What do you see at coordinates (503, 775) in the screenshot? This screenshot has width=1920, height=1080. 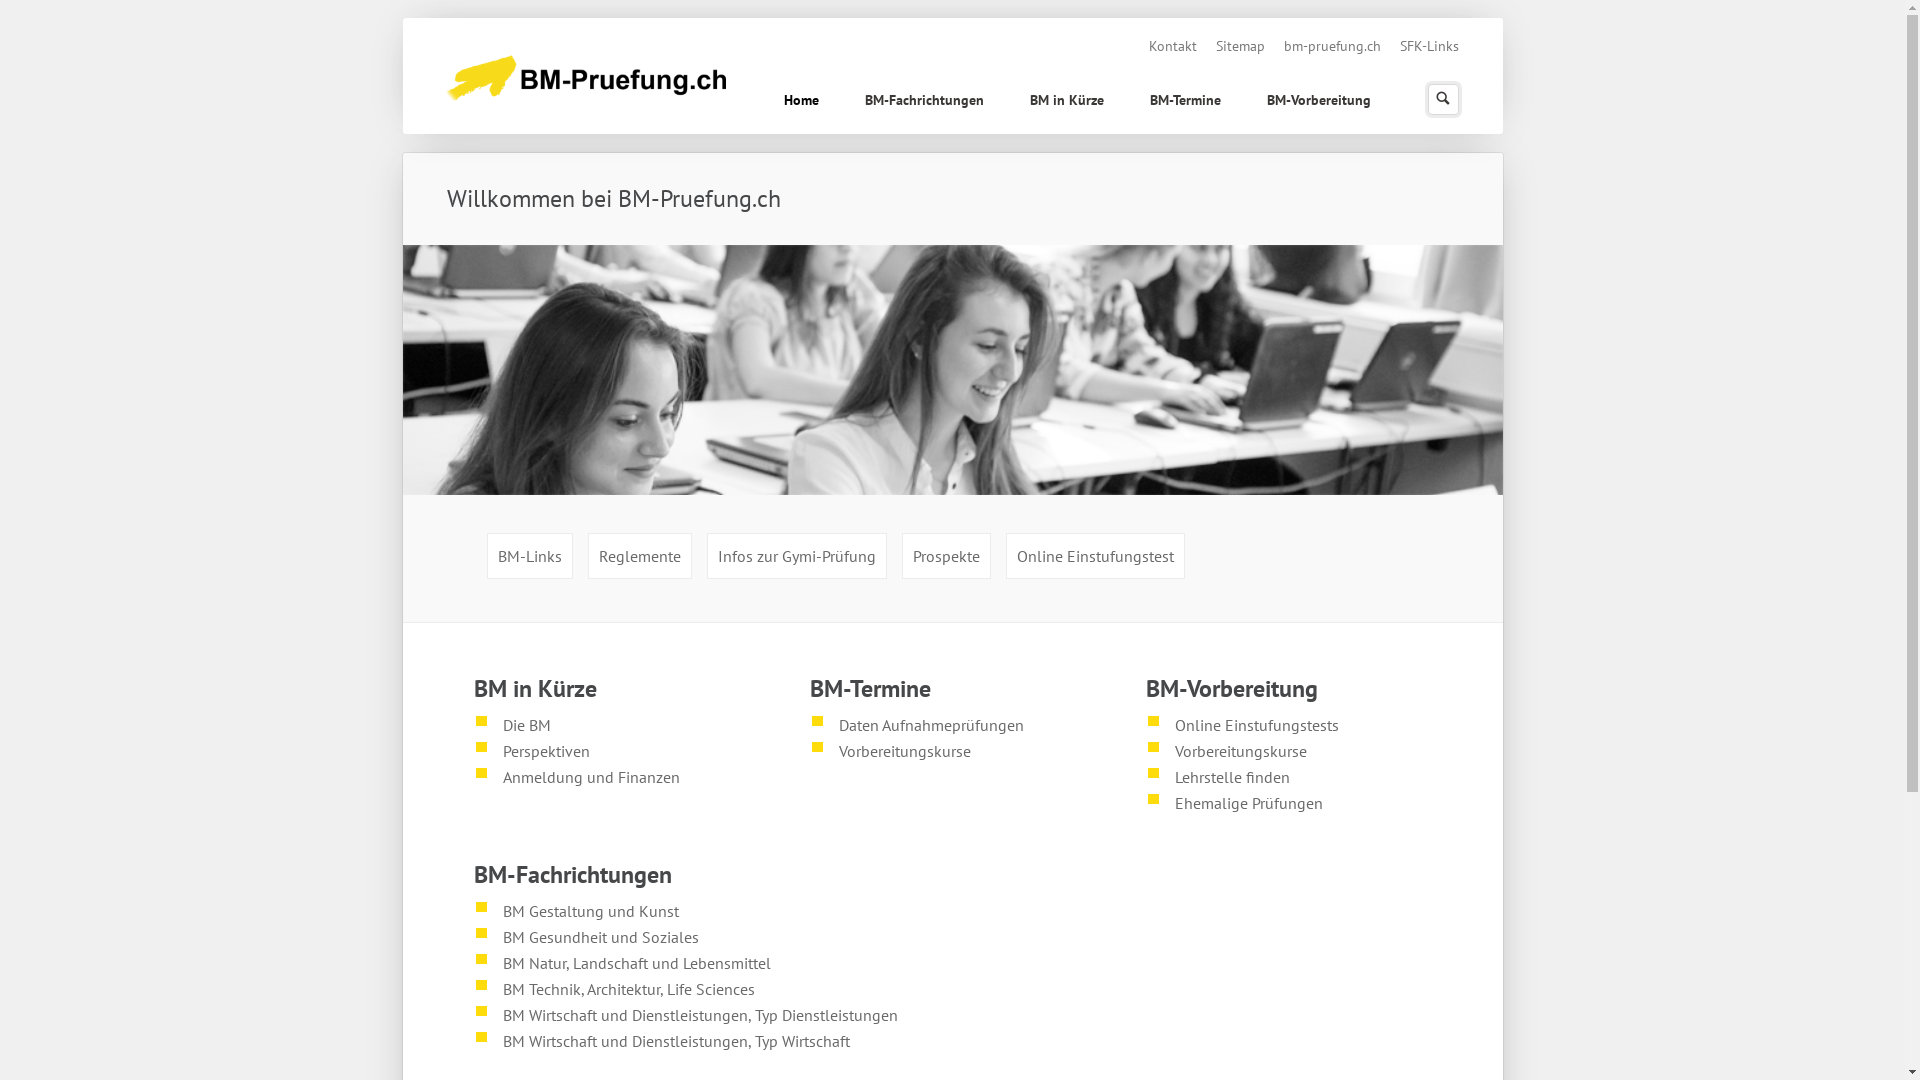 I see `'Anmeldung und Finanzen'` at bounding box center [503, 775].